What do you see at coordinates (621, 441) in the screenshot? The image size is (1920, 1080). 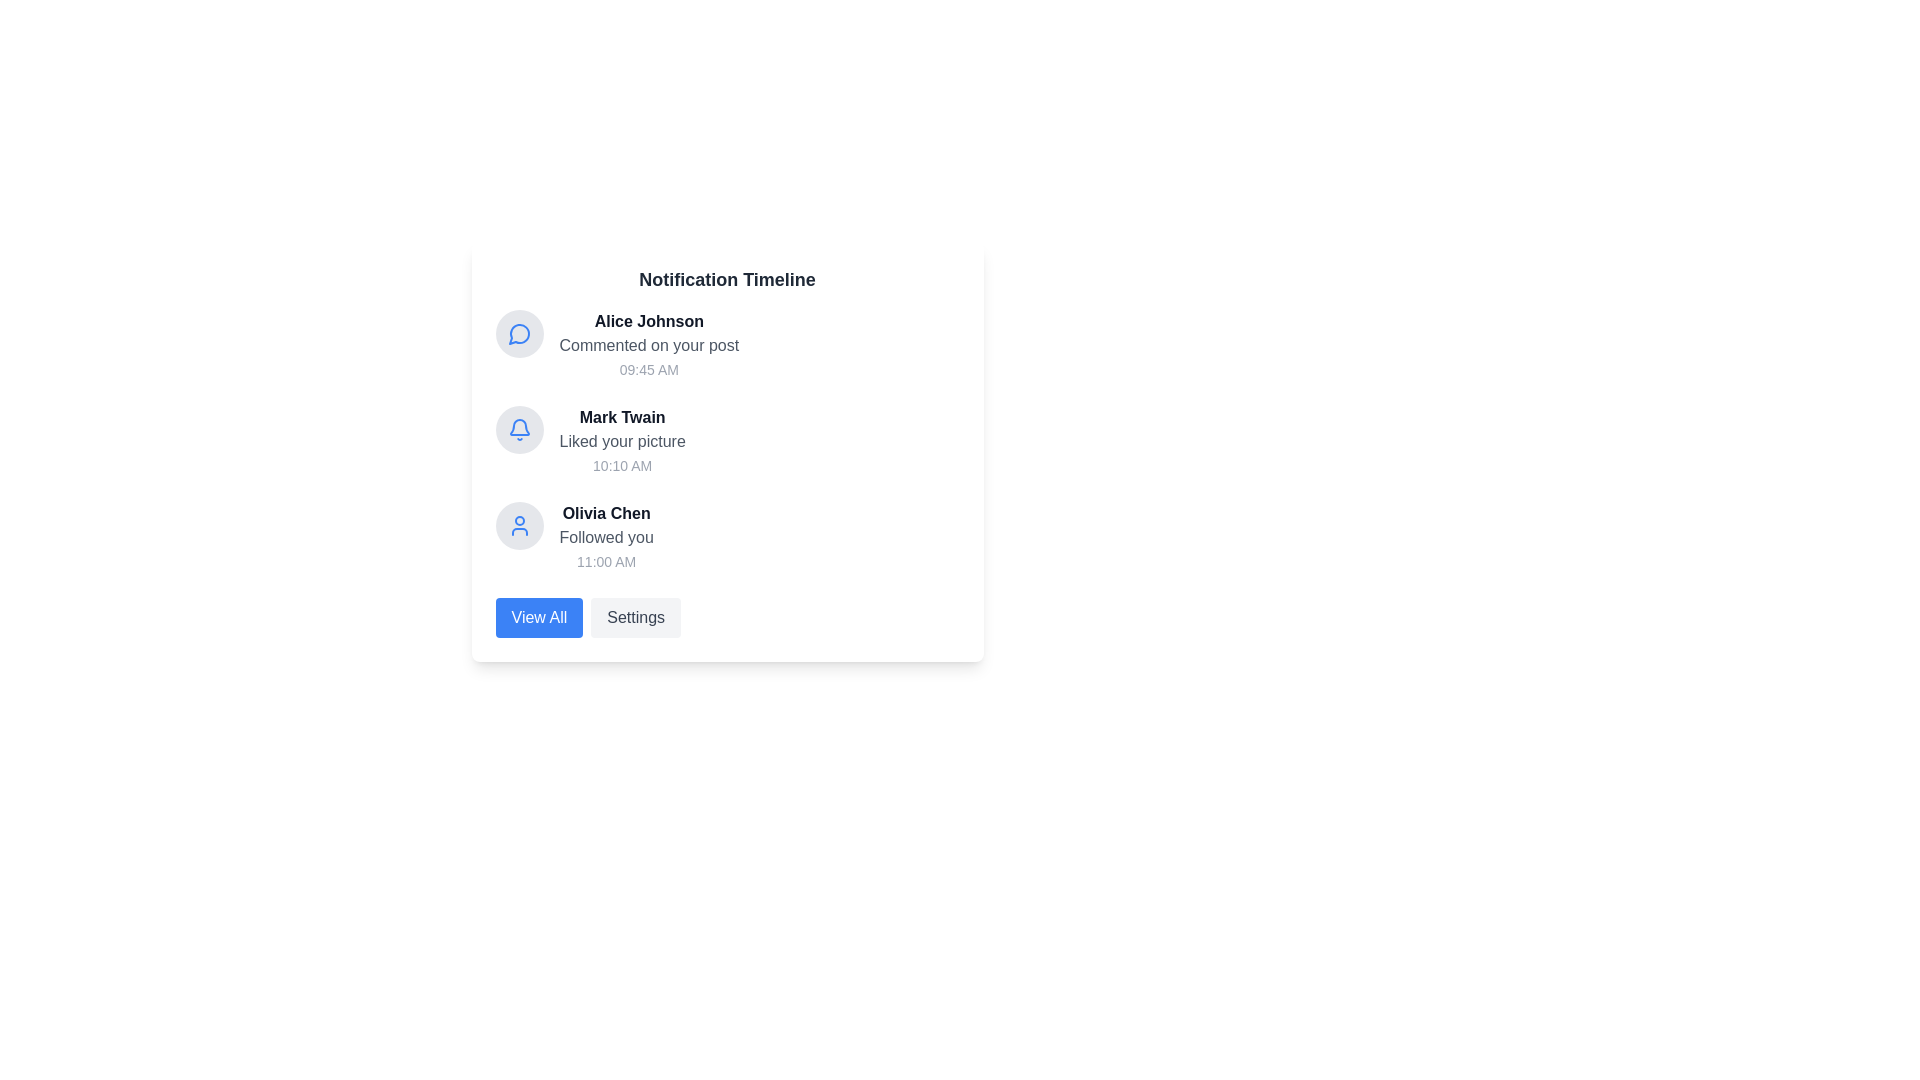 I see `the static label providing a descriptive message about the activity performed by the user 'Mark Twain', which is located in the second notification item of the 'Notification Timeline', below the username and above the timestamp` at bounding box center [621, 441].